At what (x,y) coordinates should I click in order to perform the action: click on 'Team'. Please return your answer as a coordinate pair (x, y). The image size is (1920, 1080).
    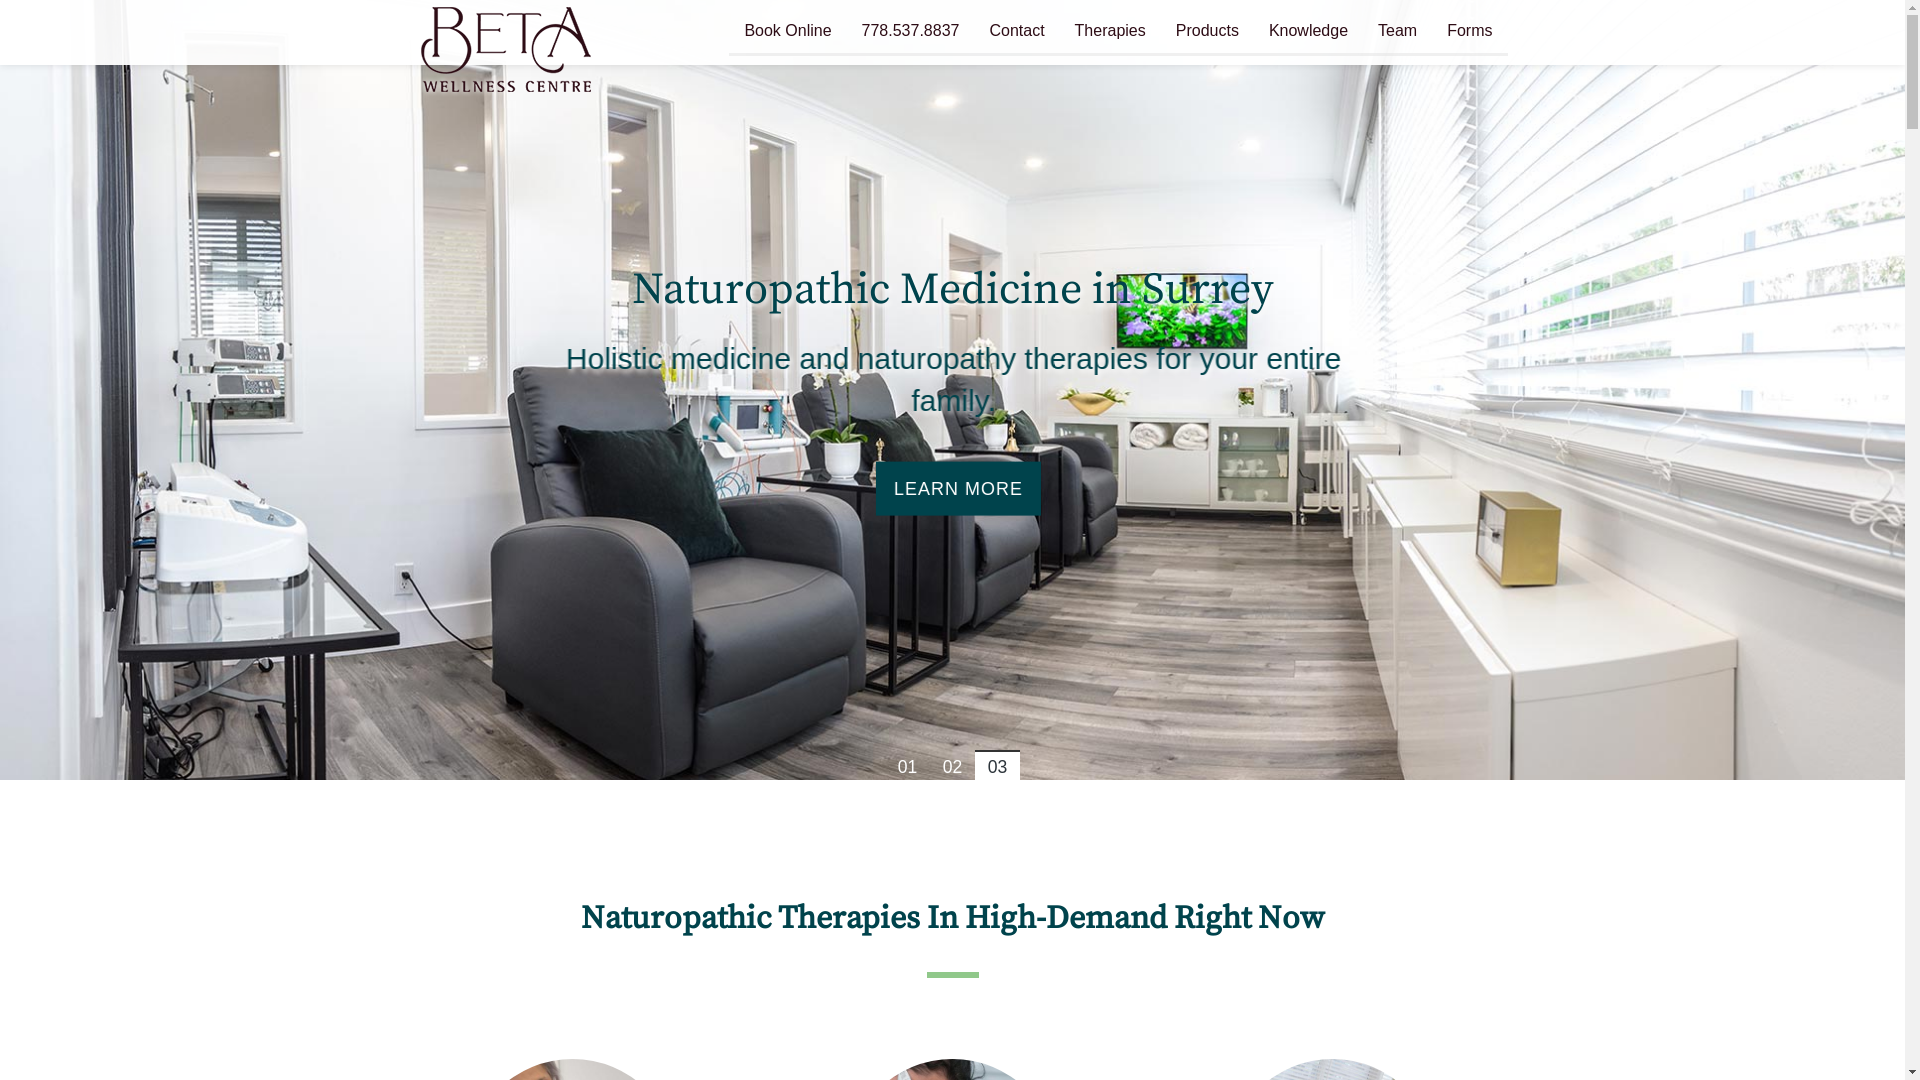
    Looking at the image, I should click on (1362, 33).